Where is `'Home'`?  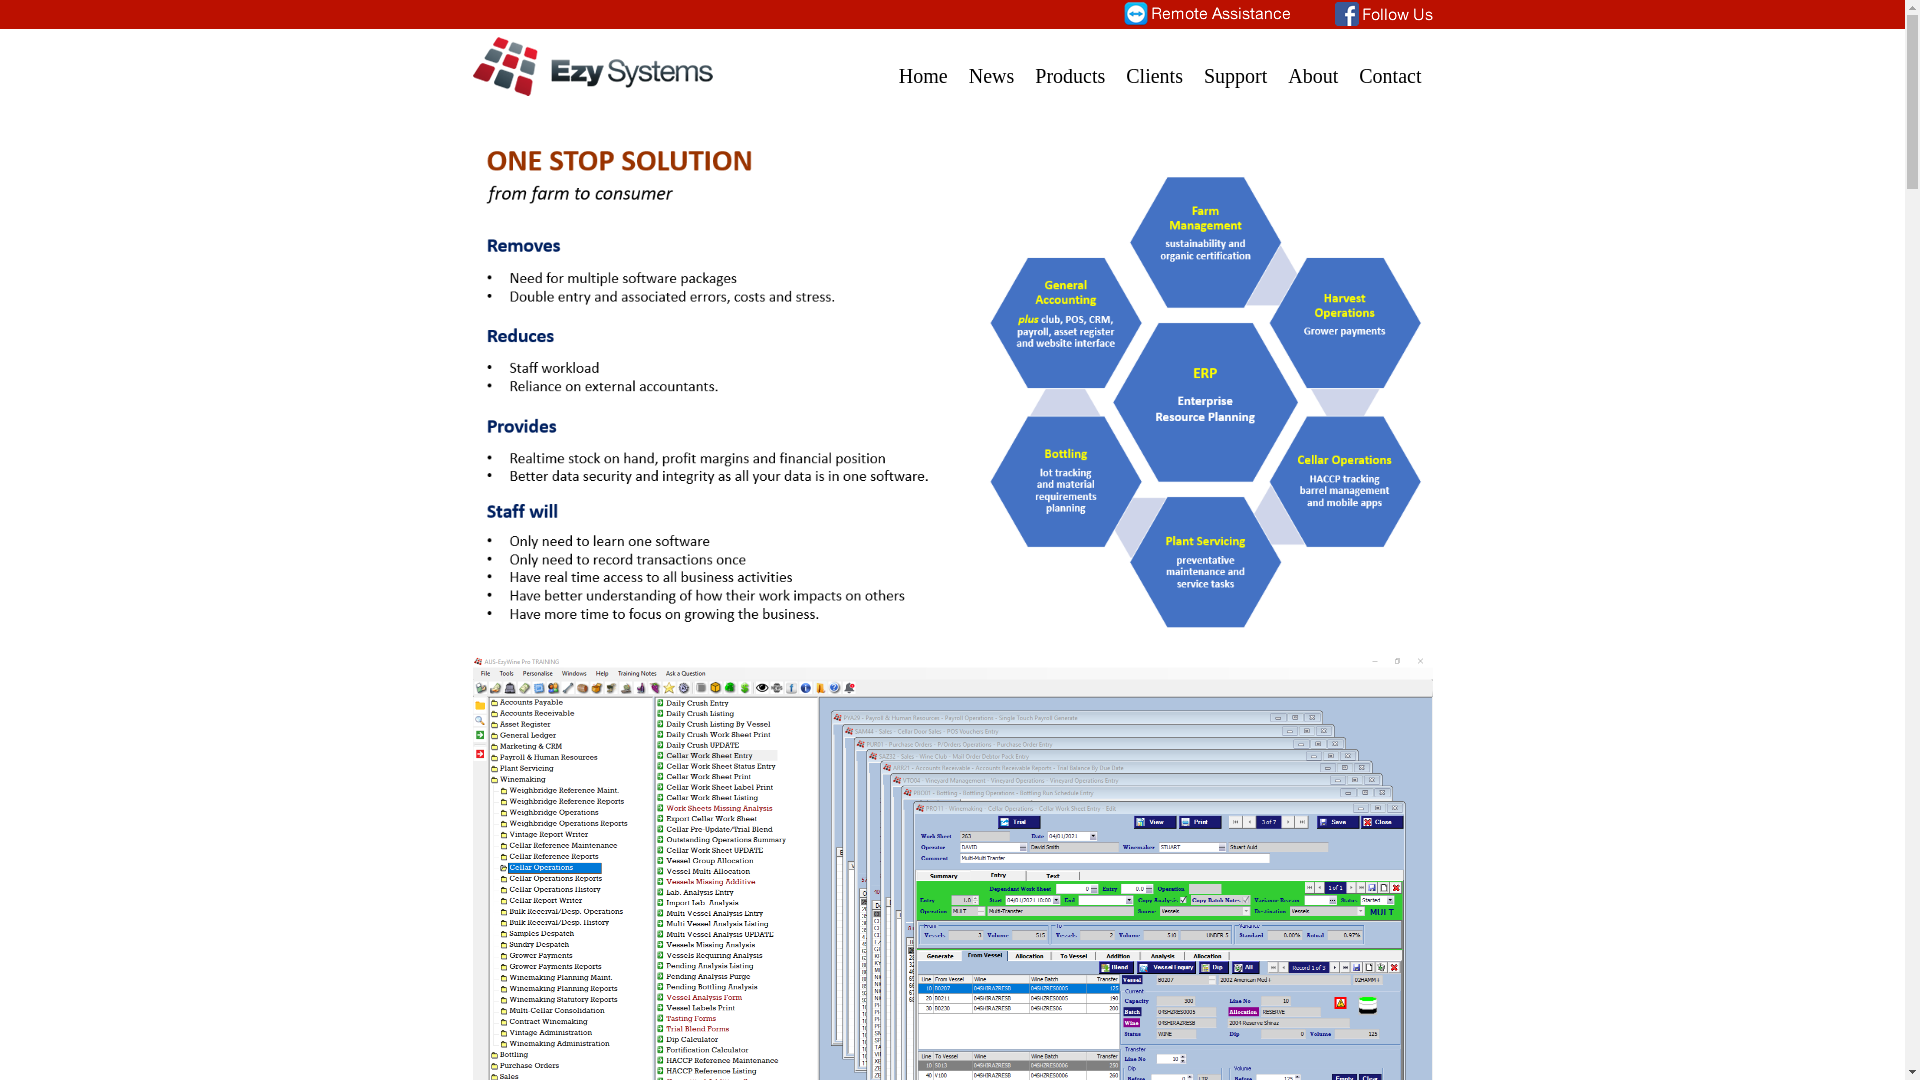
'Home' is located at coordinates (922, 63).